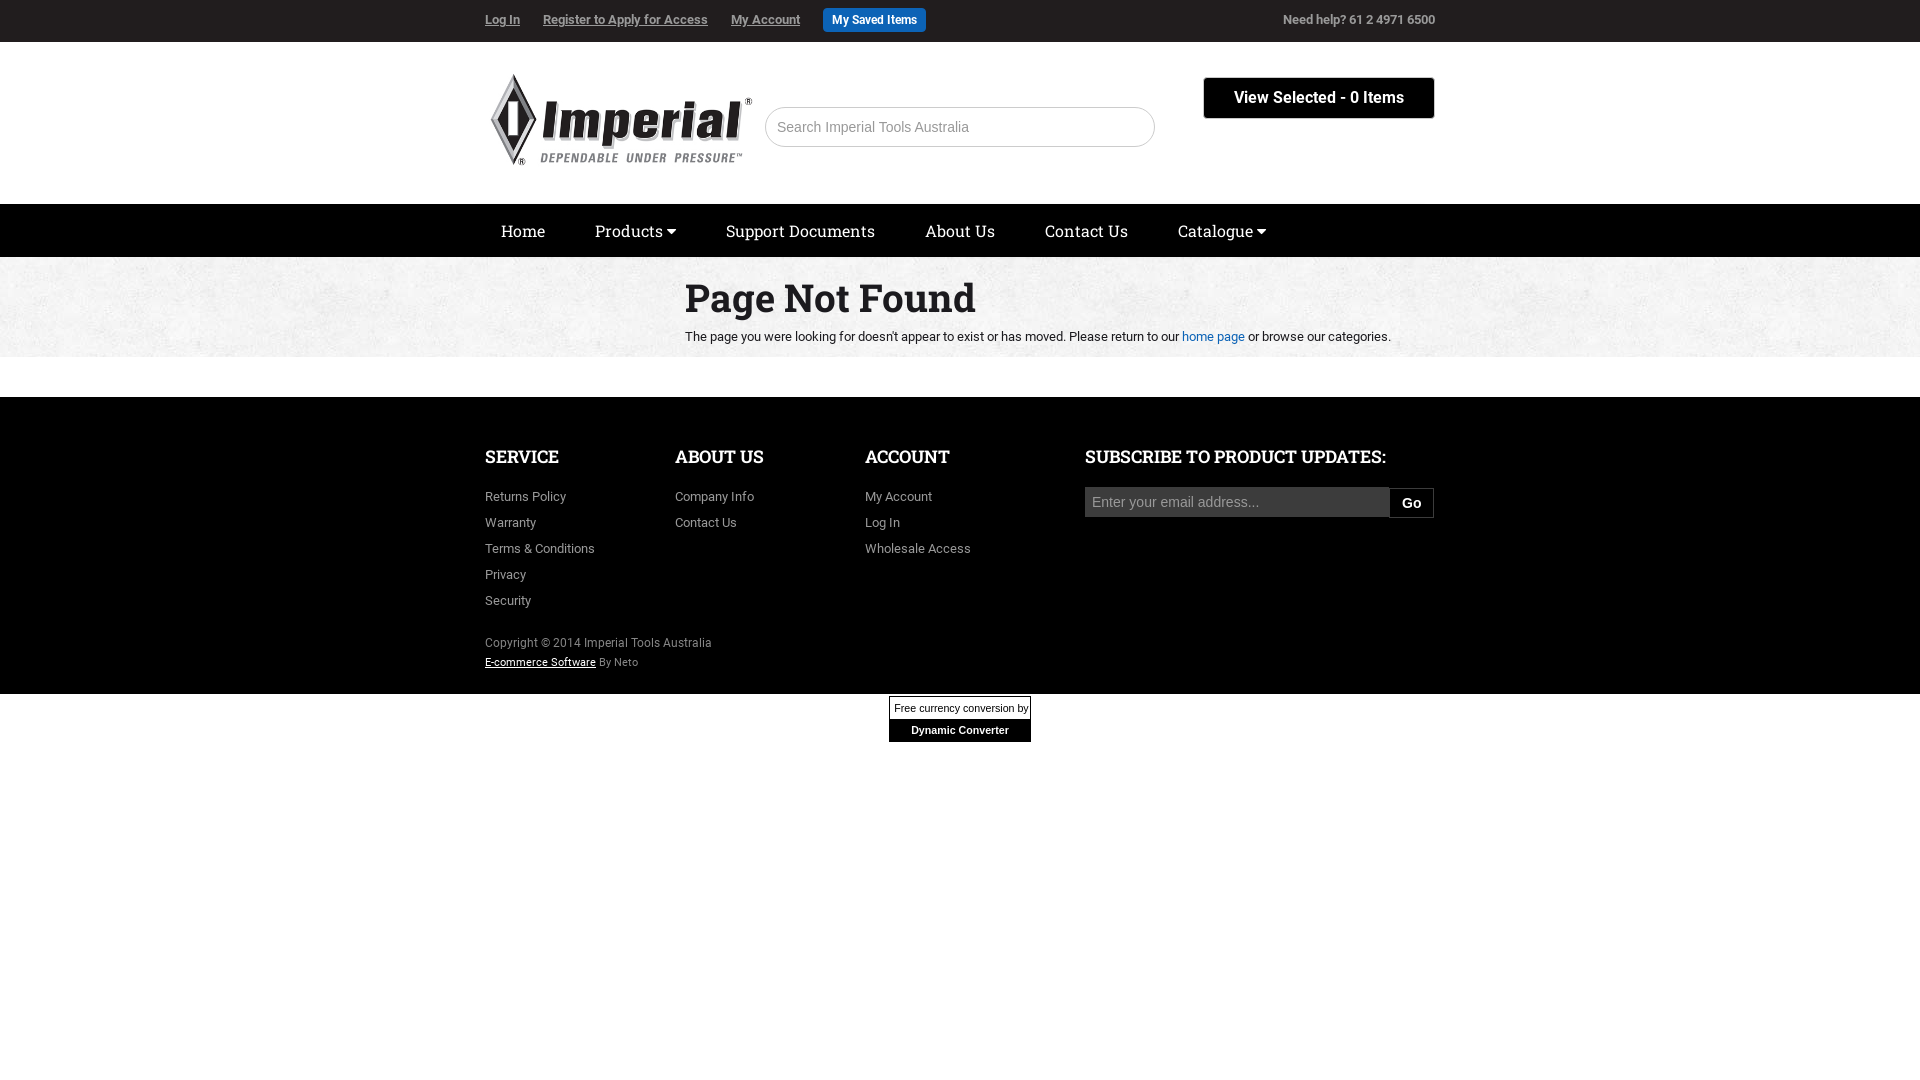 Image resolution: width=1920 pixels, height=1080 pixels. I want to click on 'E-commerce Software', so click(540, 662).